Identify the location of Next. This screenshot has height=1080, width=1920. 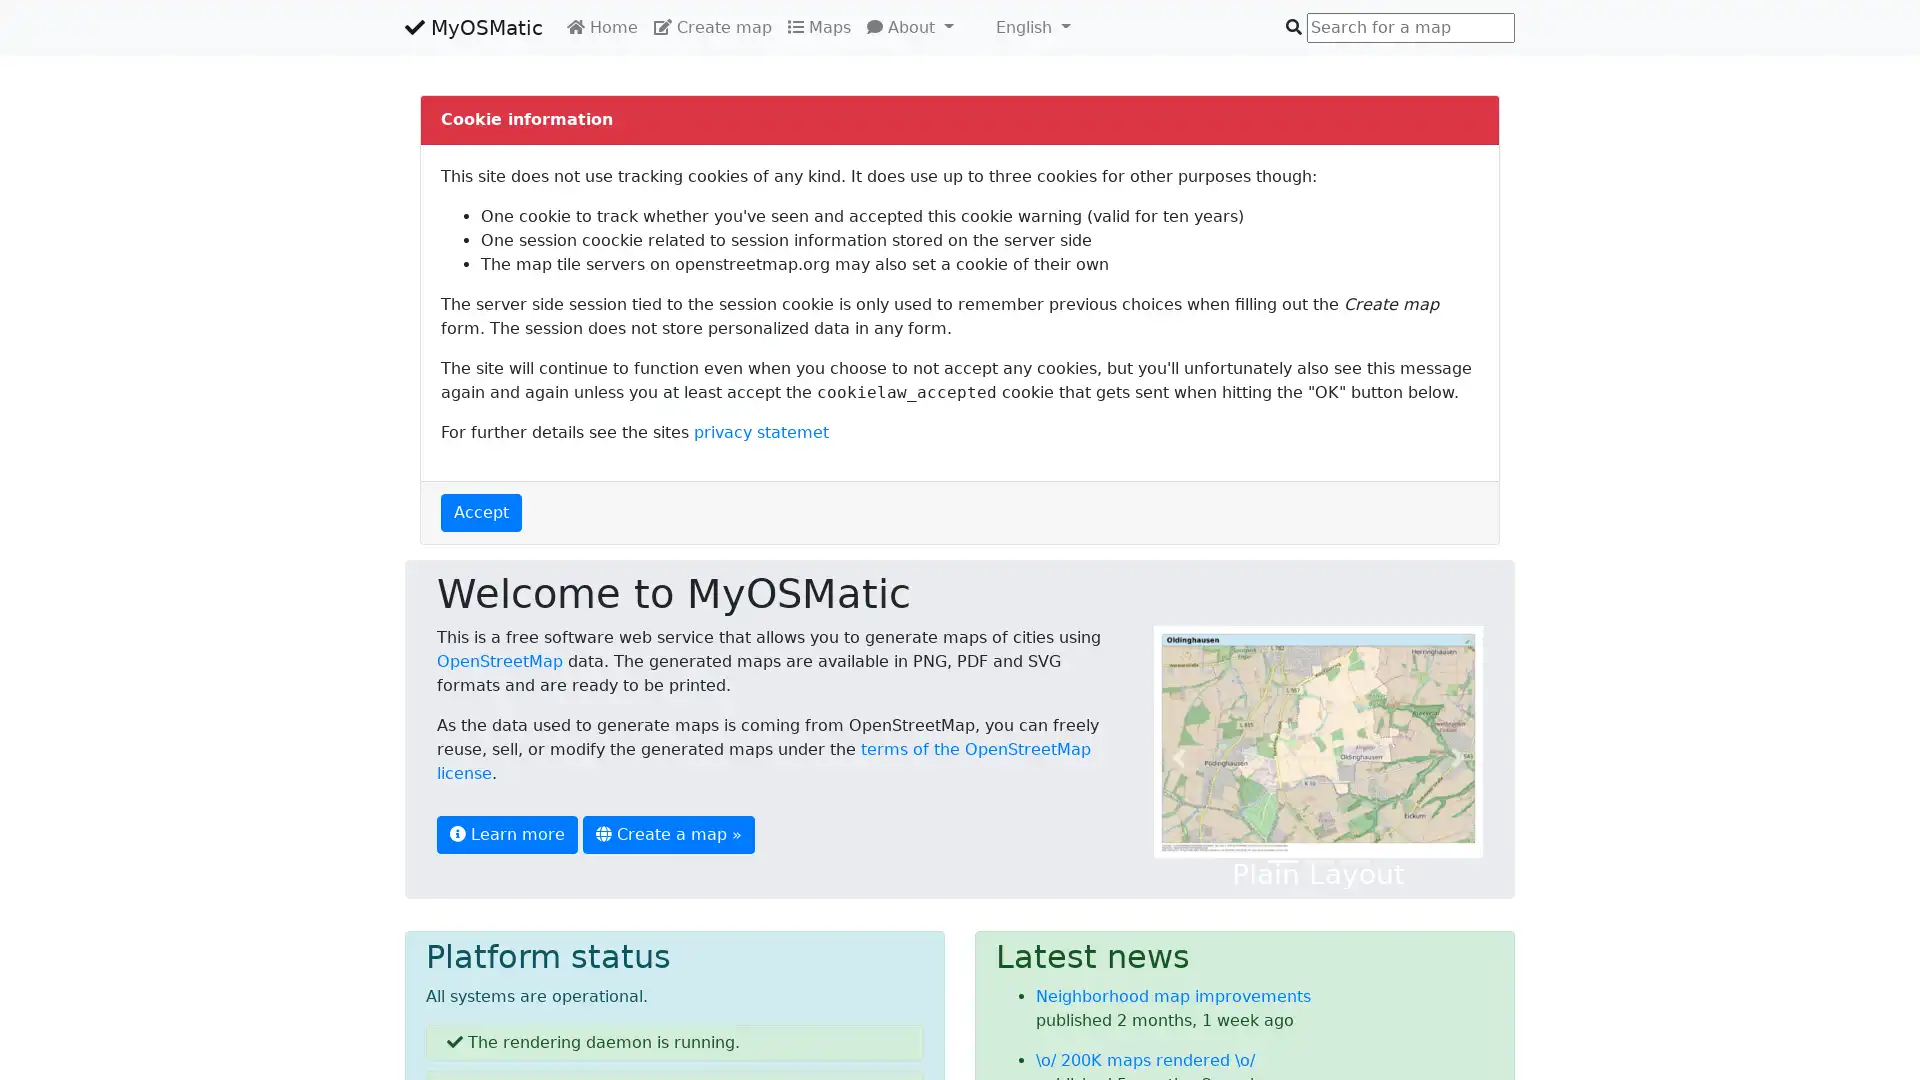
(1457, 758).